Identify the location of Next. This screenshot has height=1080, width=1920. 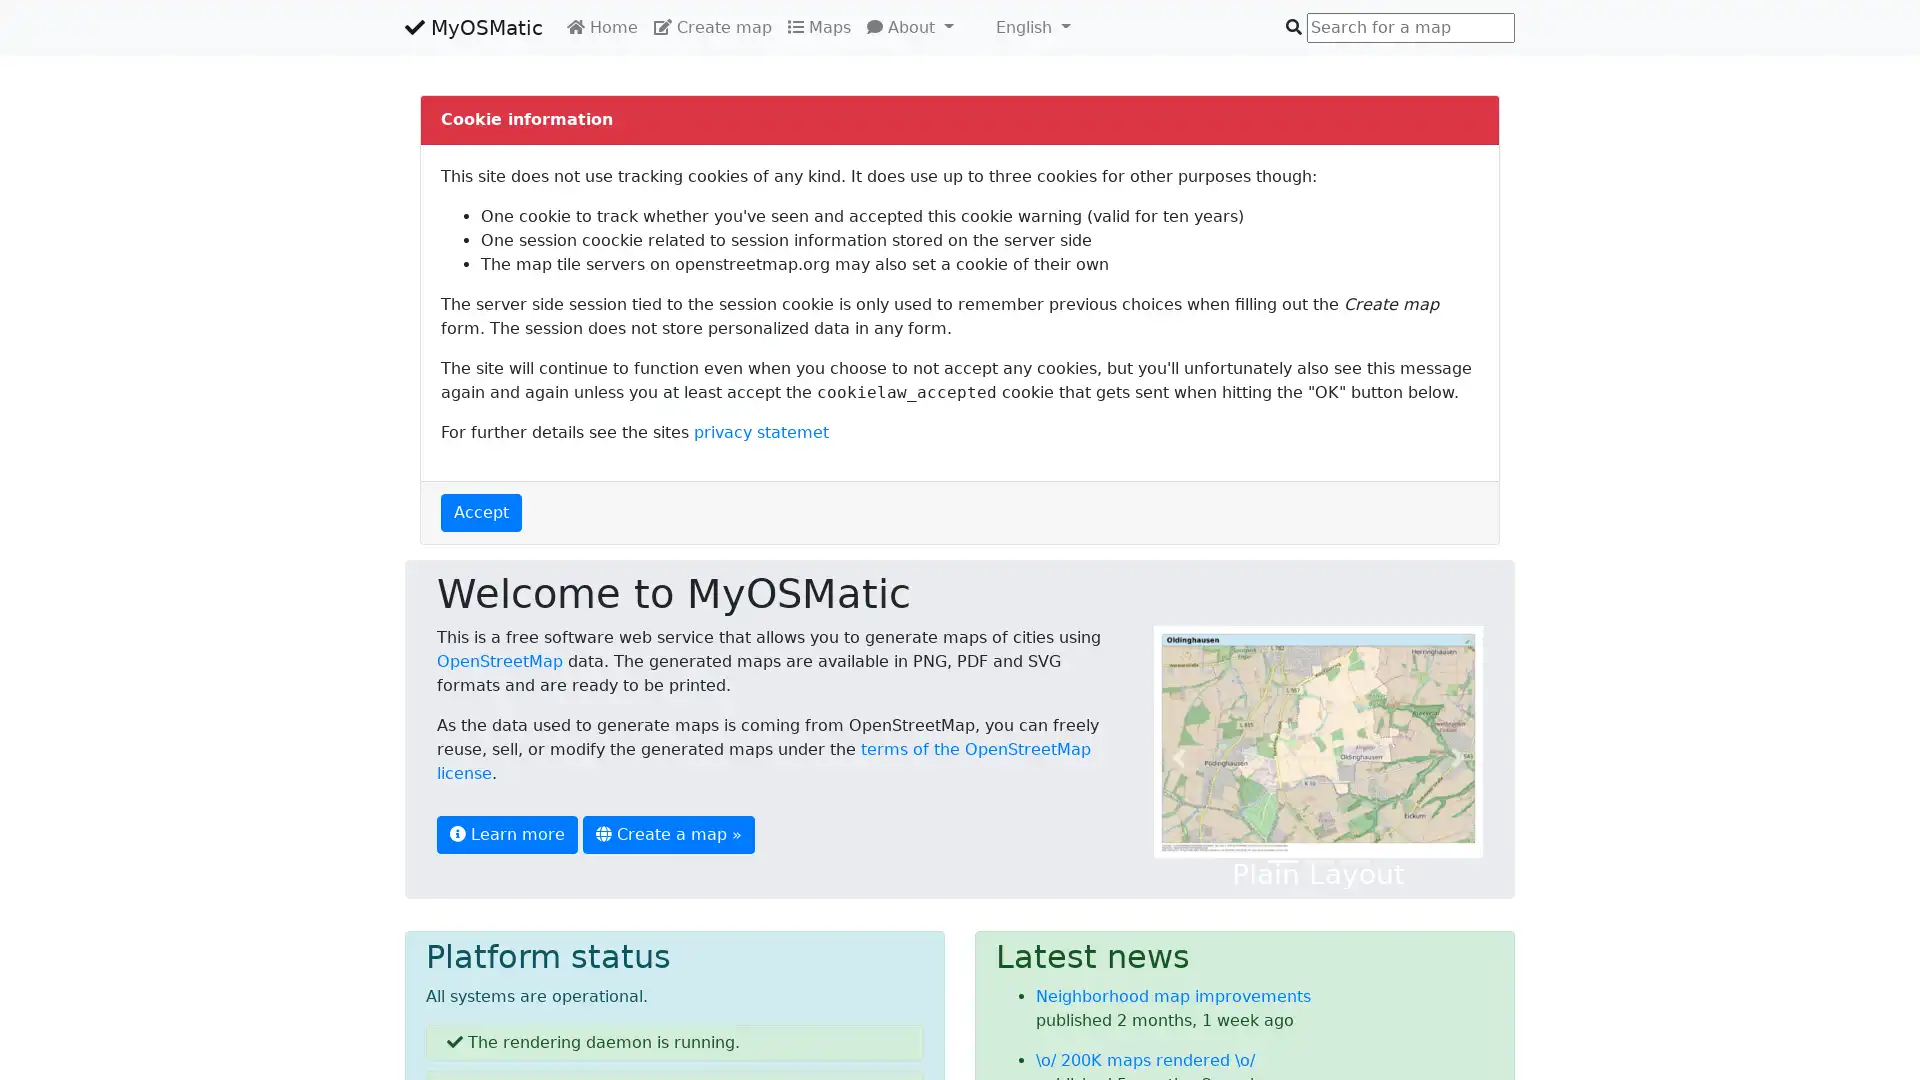
(1457, 758).